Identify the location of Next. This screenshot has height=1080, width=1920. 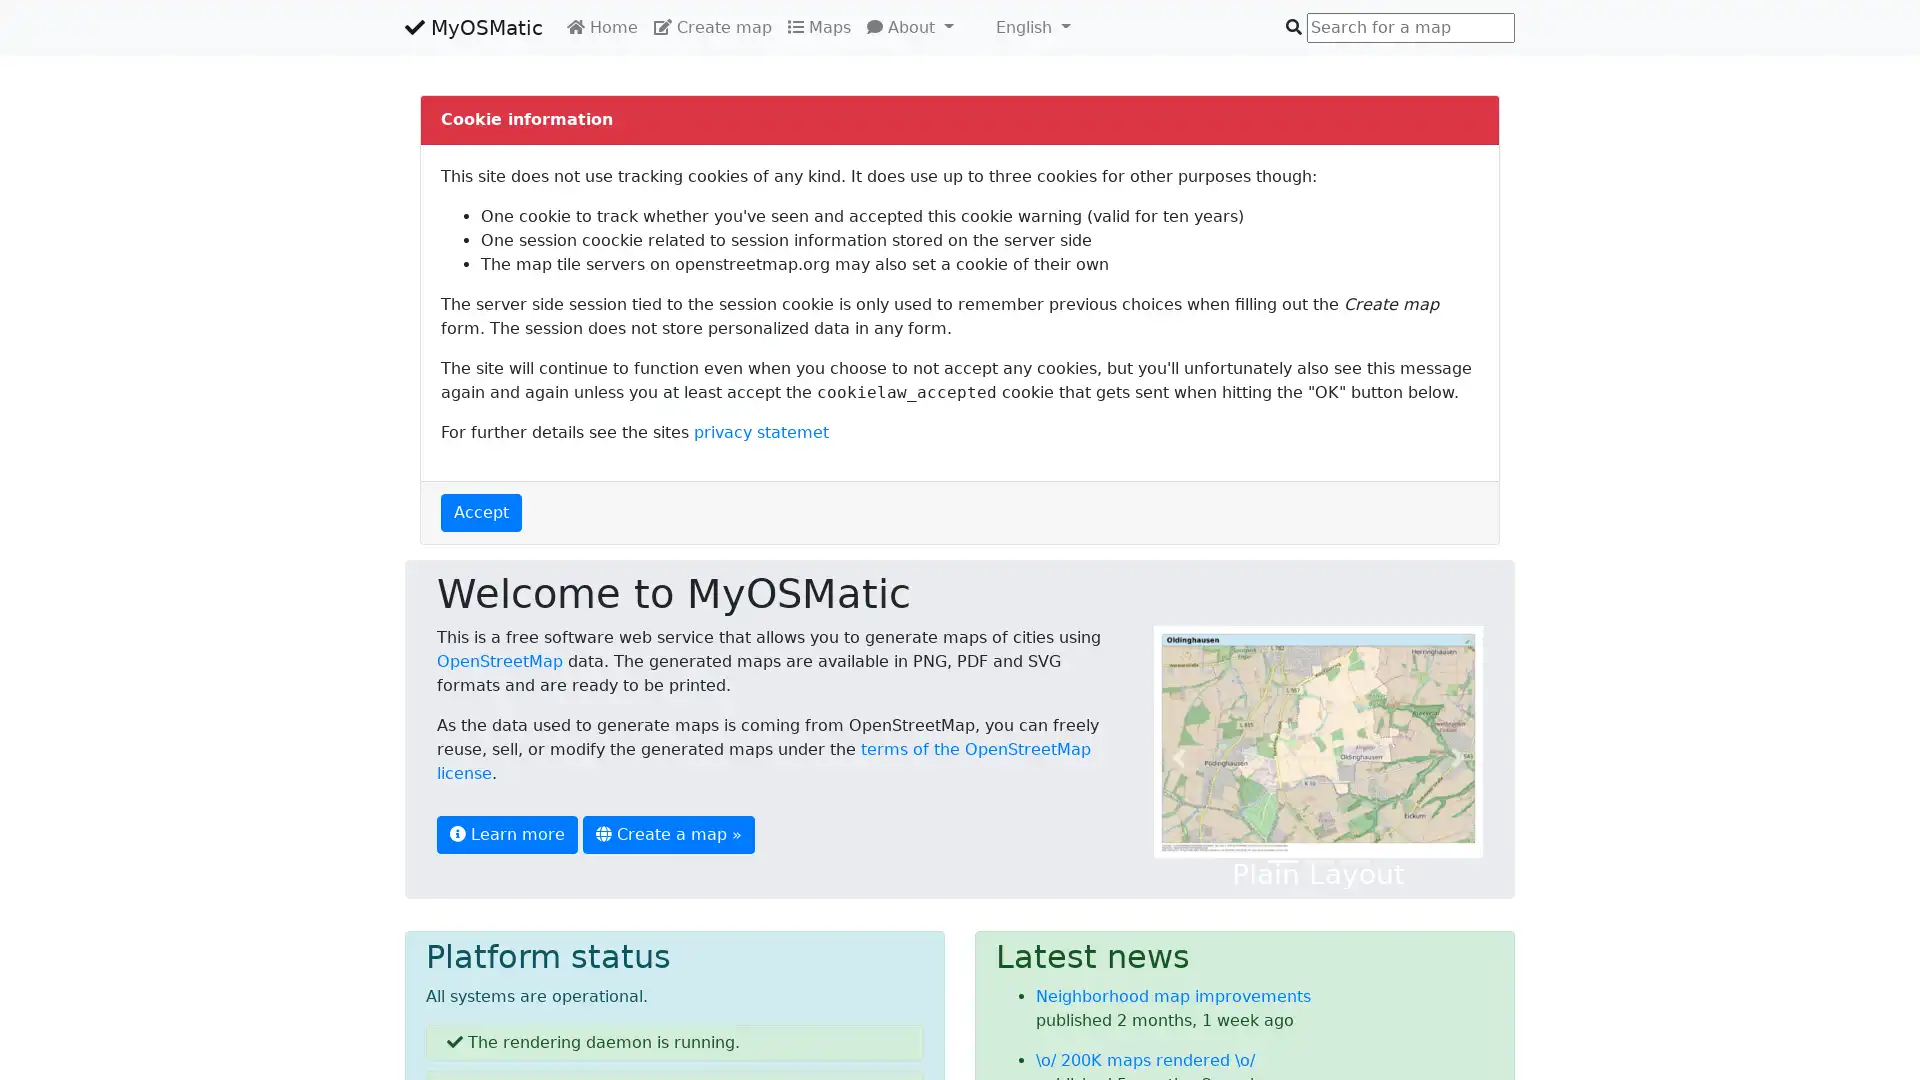
(1457, 758).